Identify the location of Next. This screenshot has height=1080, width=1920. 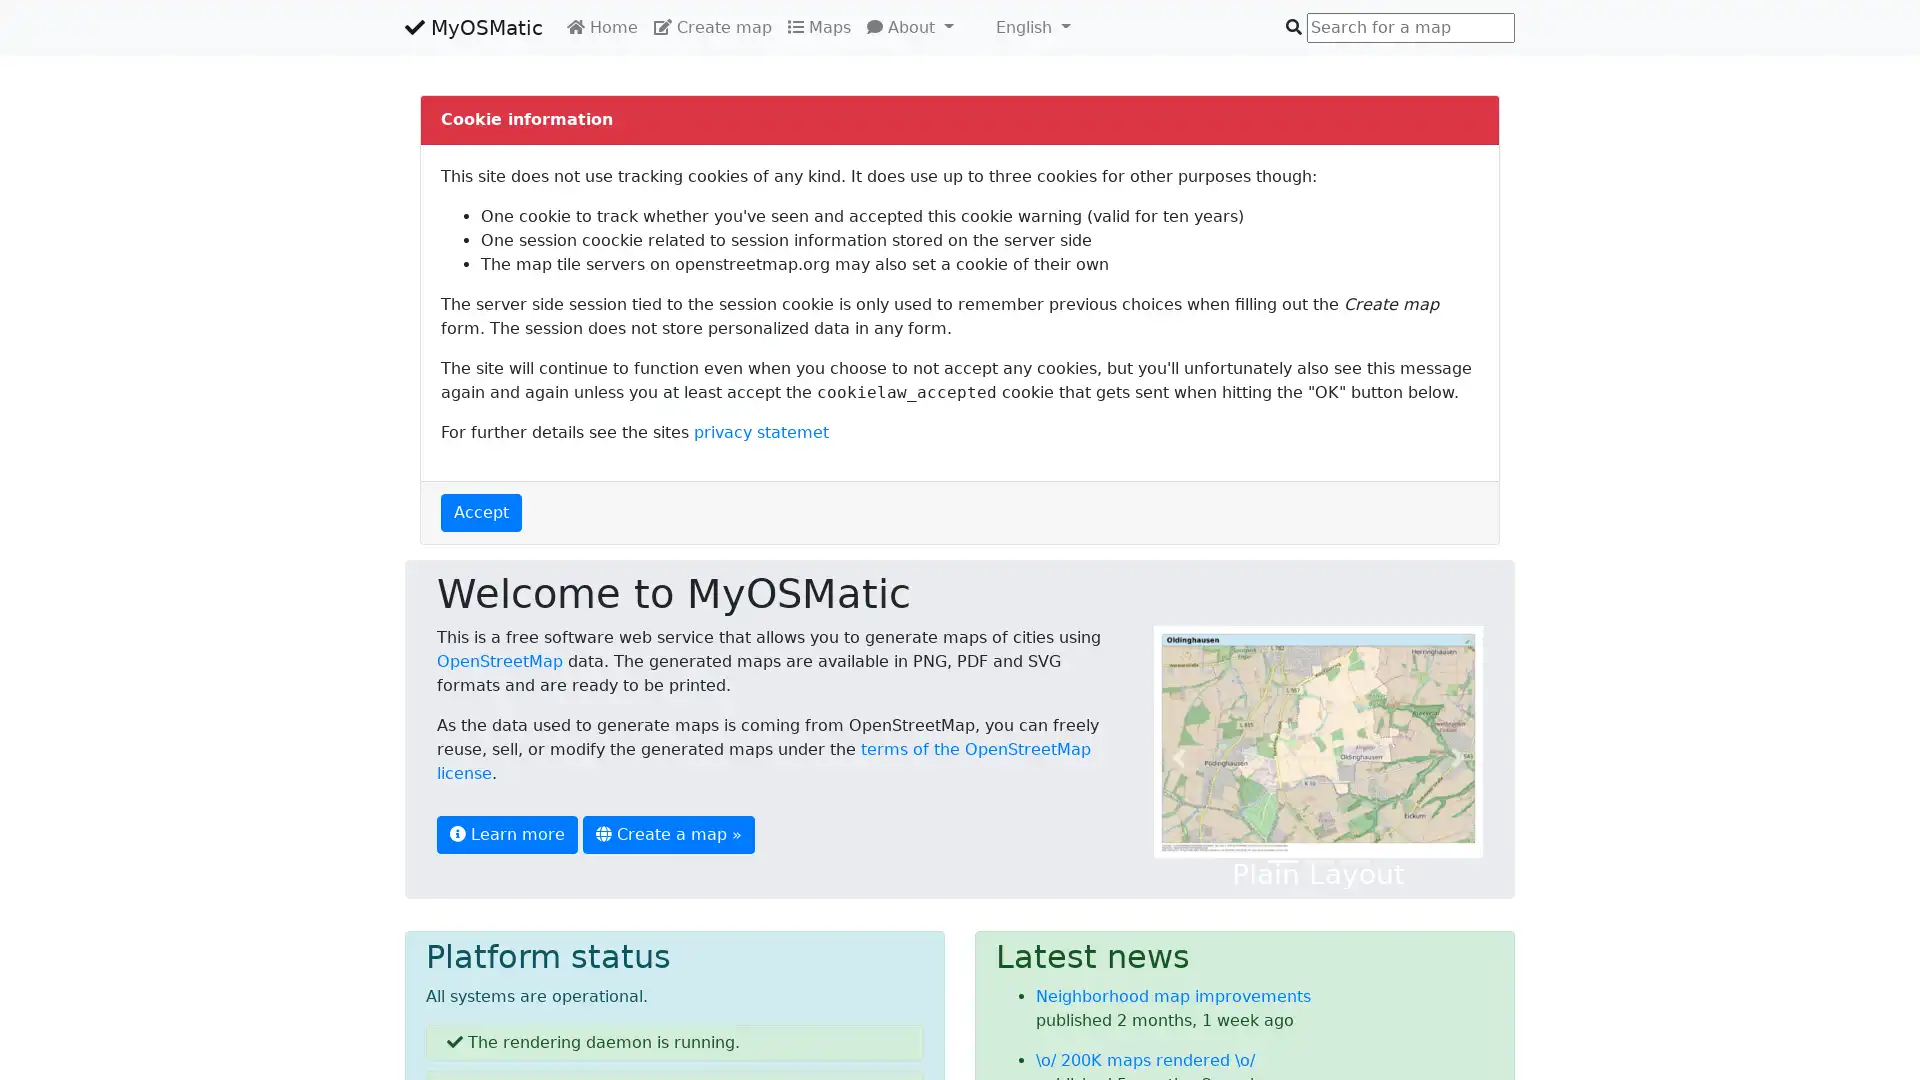
(1457, 758).